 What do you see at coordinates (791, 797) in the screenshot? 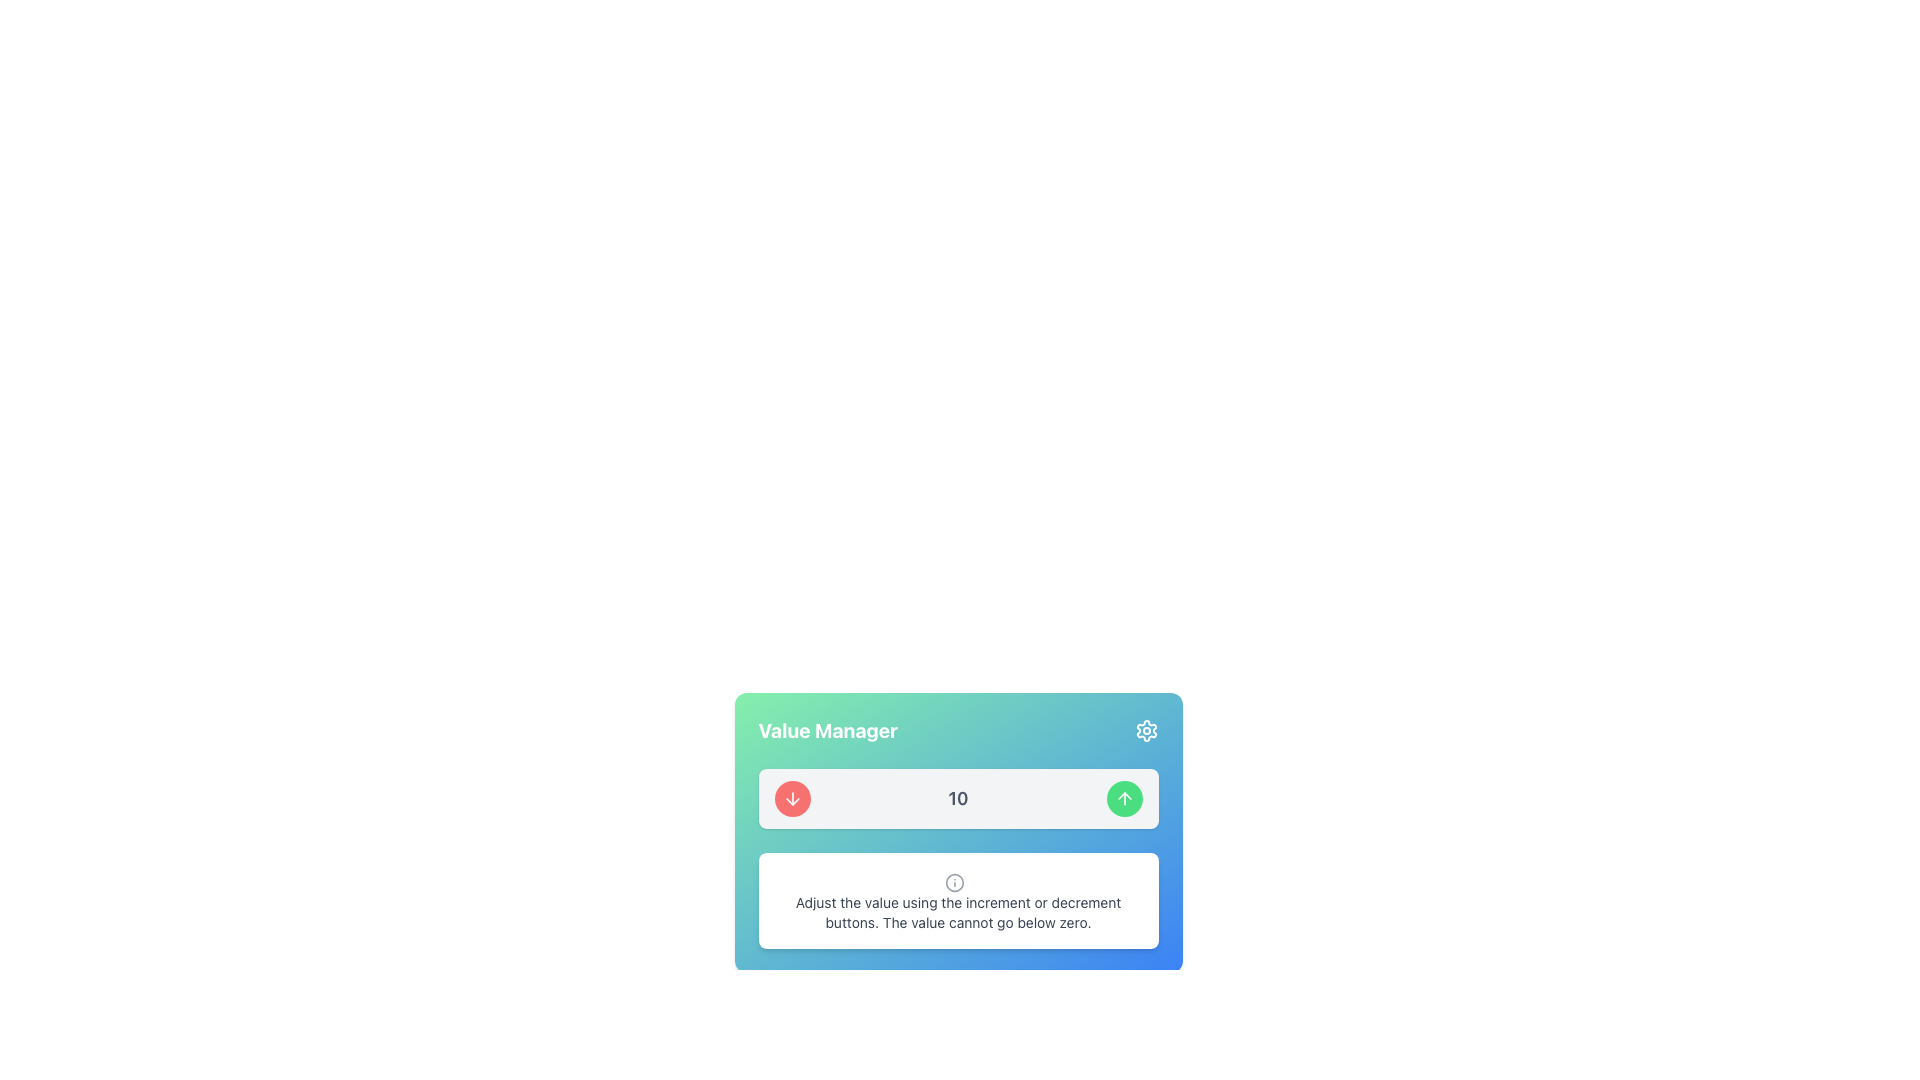
I see `the red circular button with a downward-pointing arrow icon to decrease the associated value` at bounding box center [791, 797].